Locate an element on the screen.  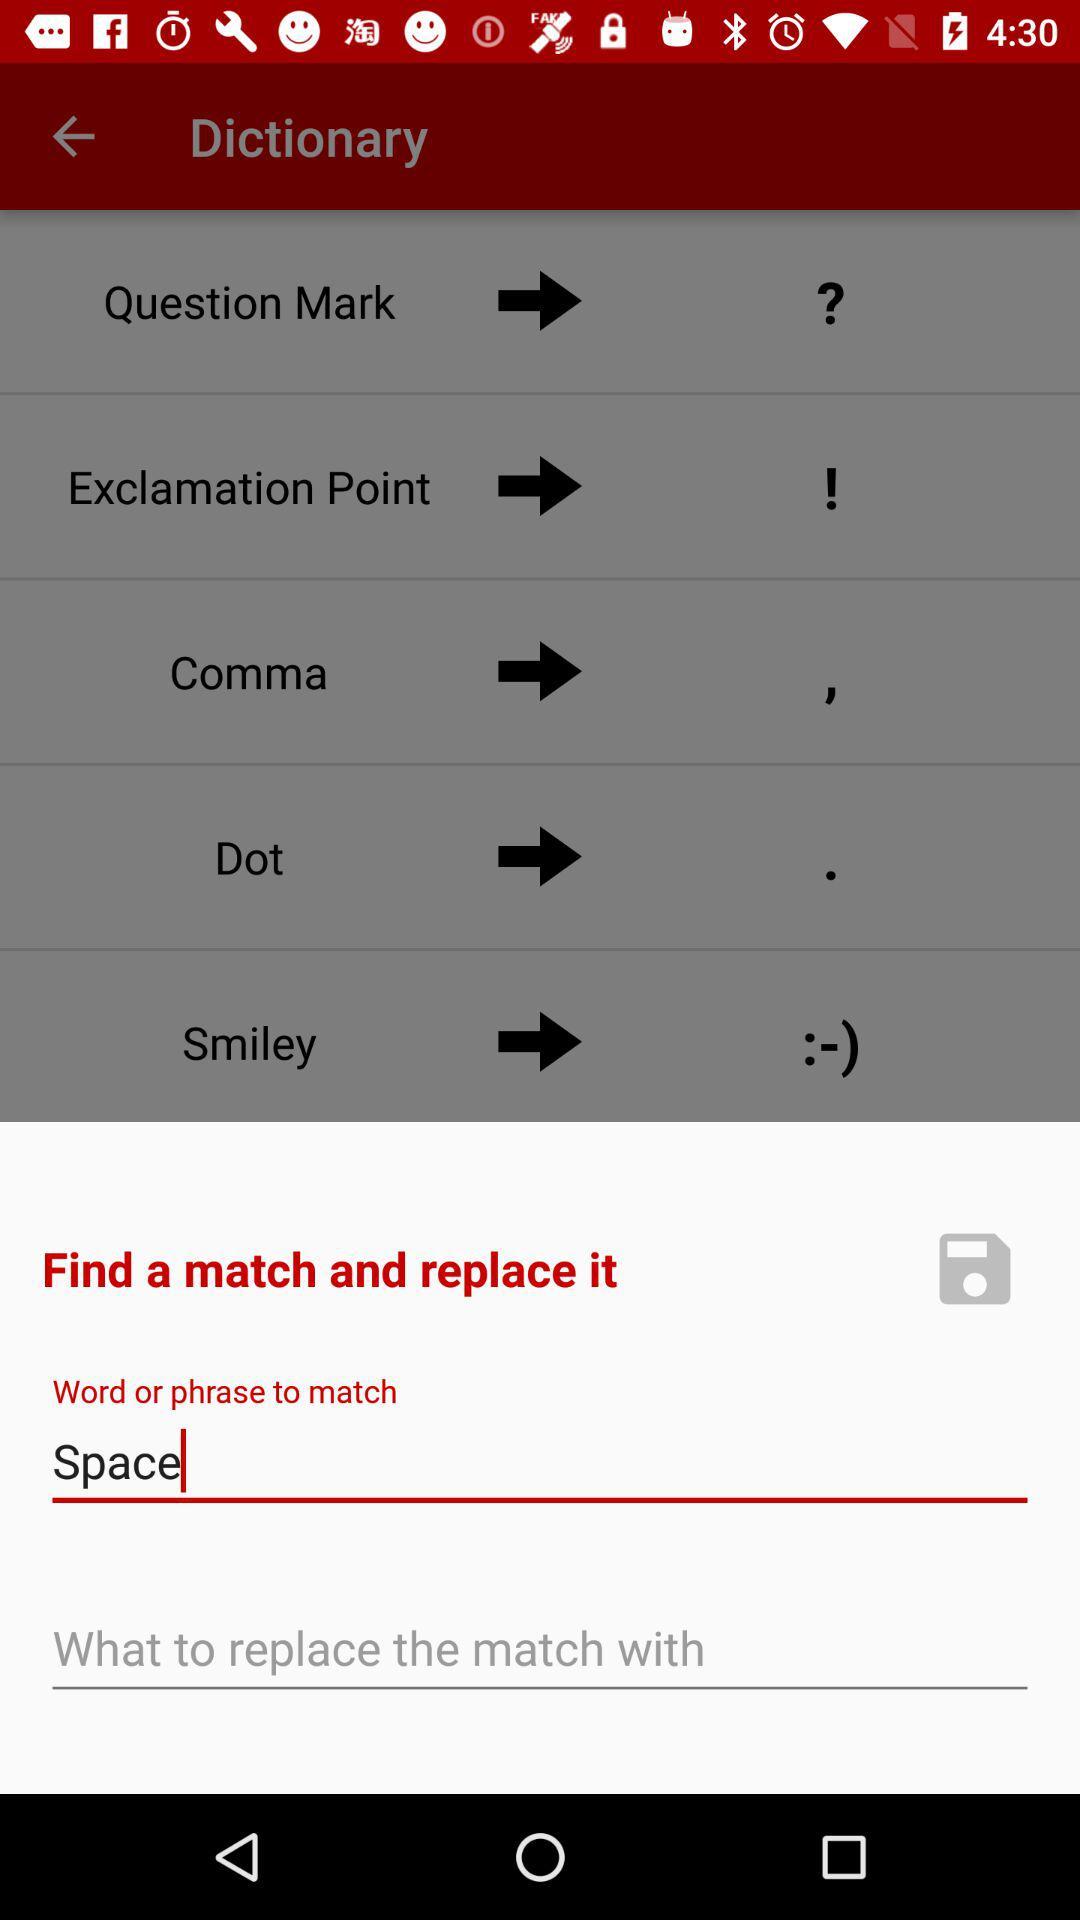
information is located at coordinates (974, 1267).